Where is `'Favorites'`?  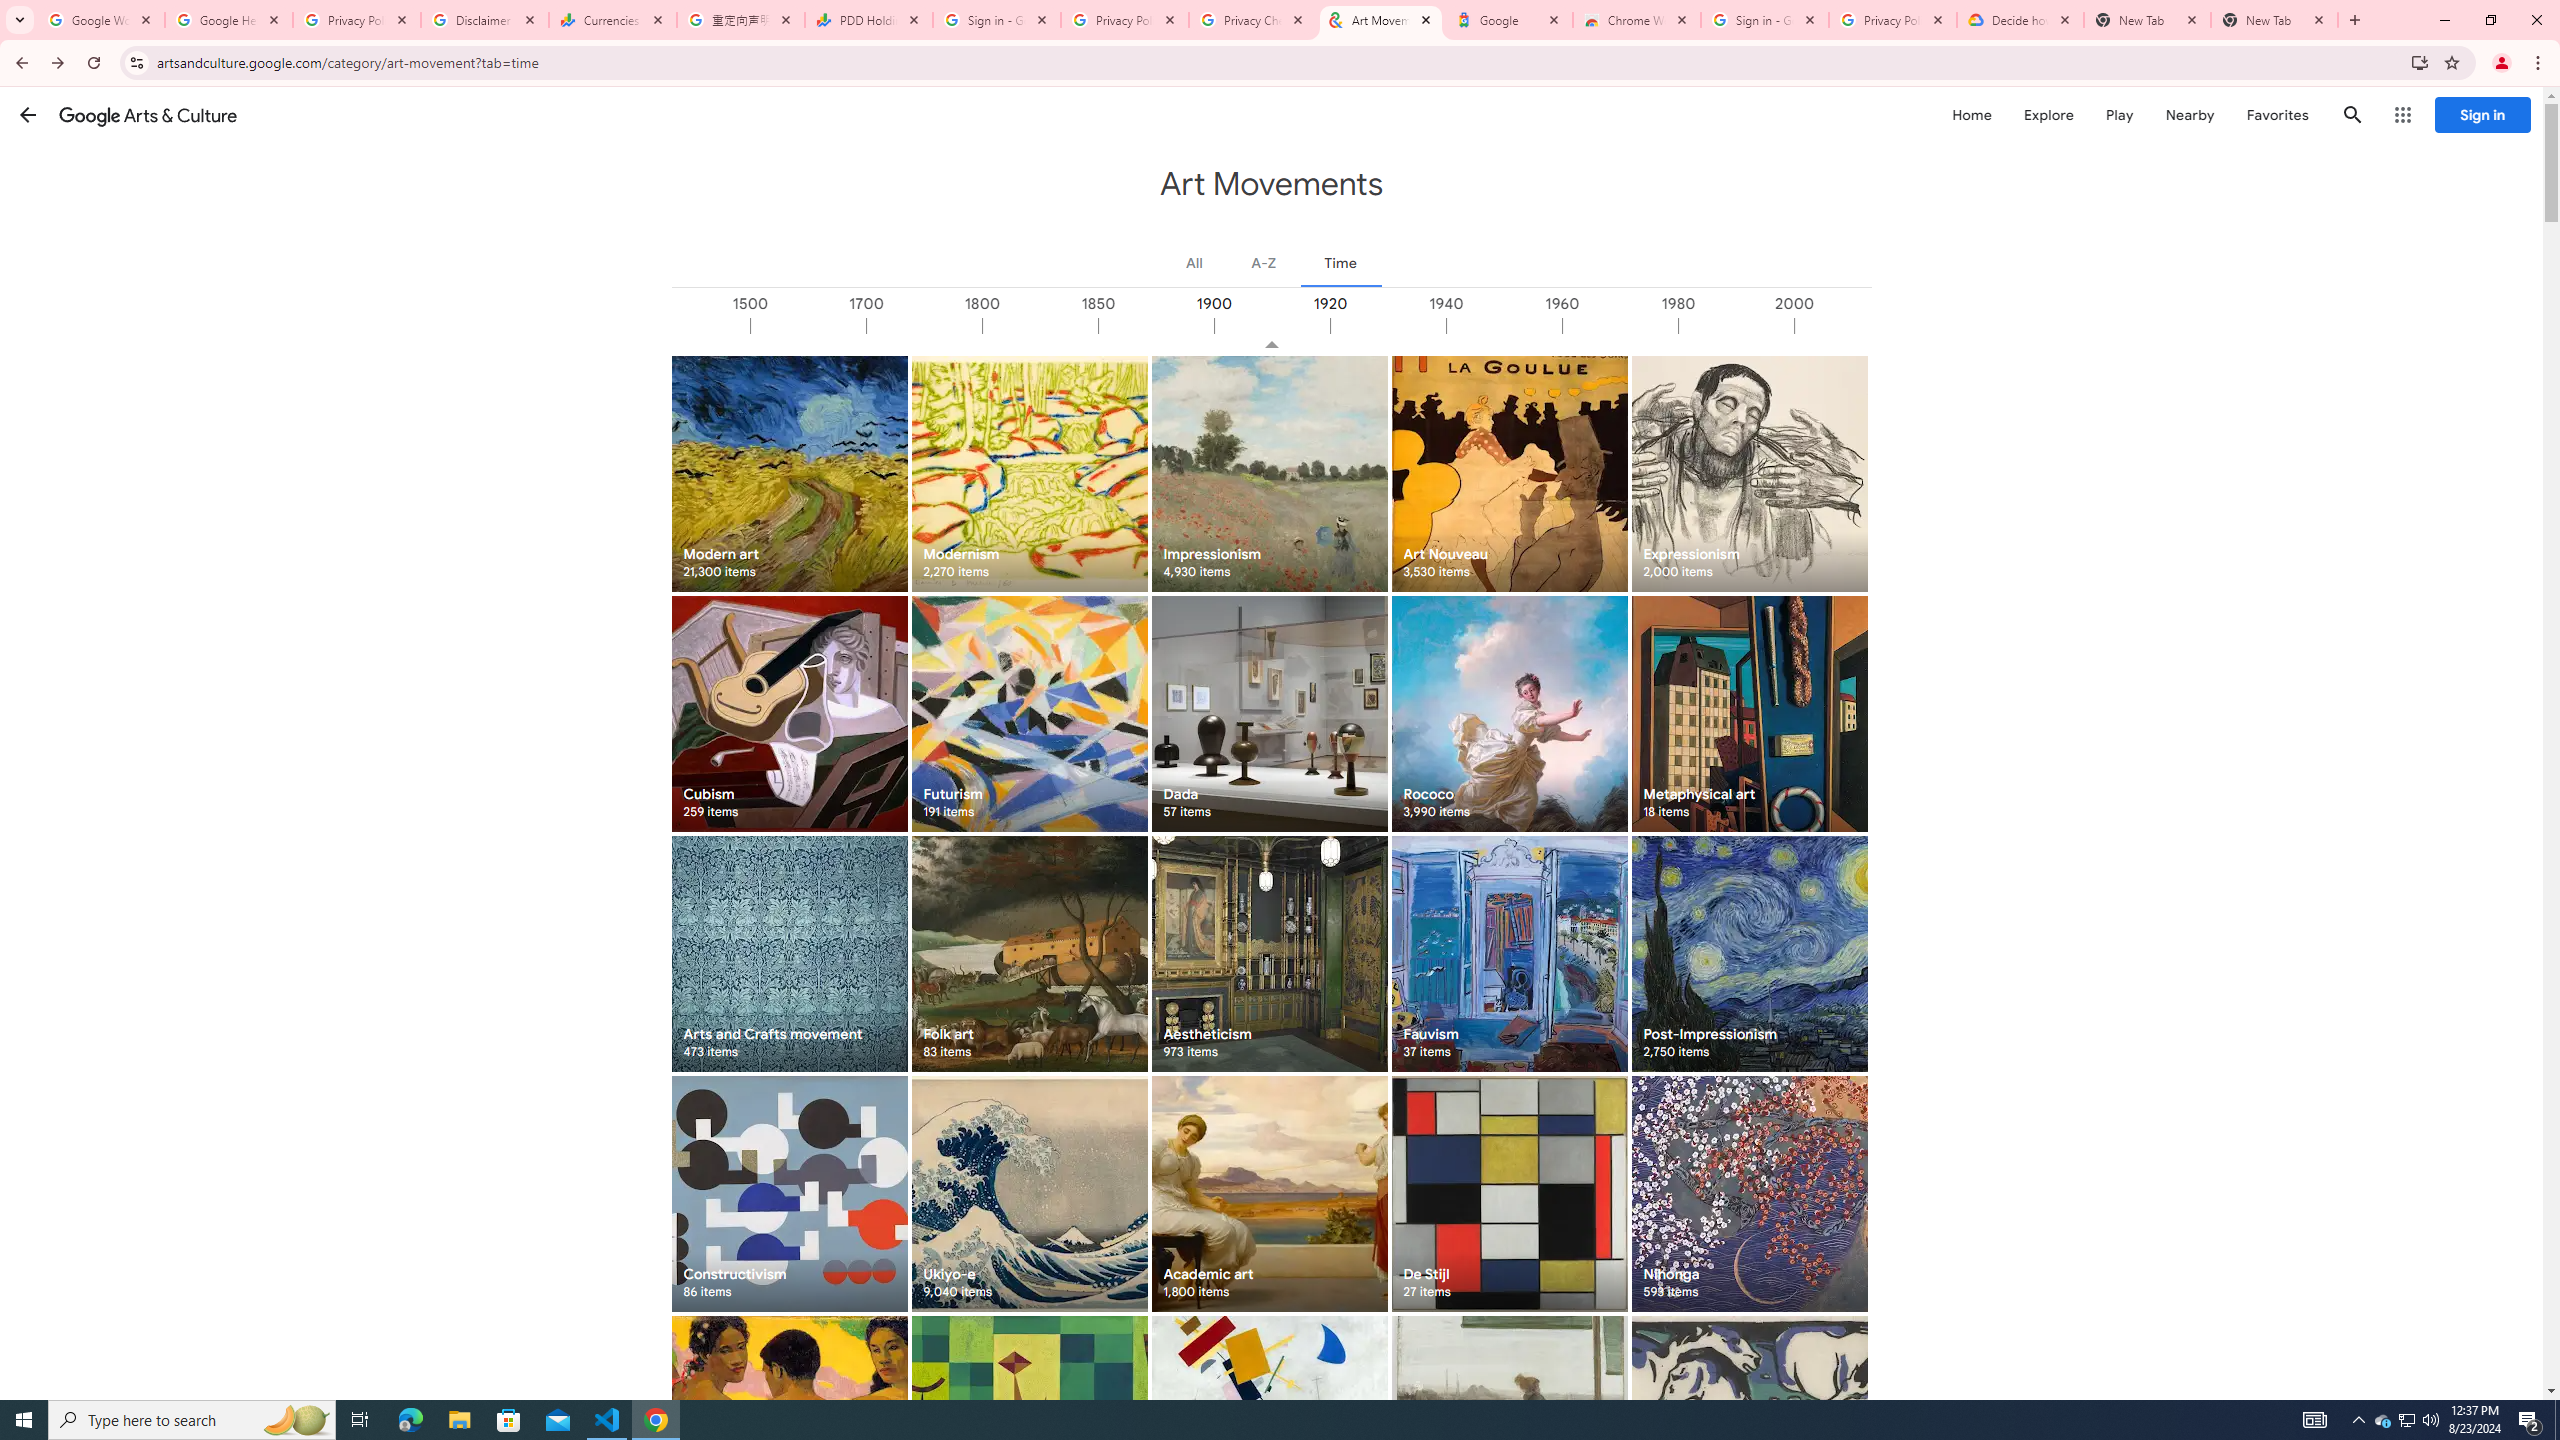
'Favorites' is located at coordinates (2276, 114).